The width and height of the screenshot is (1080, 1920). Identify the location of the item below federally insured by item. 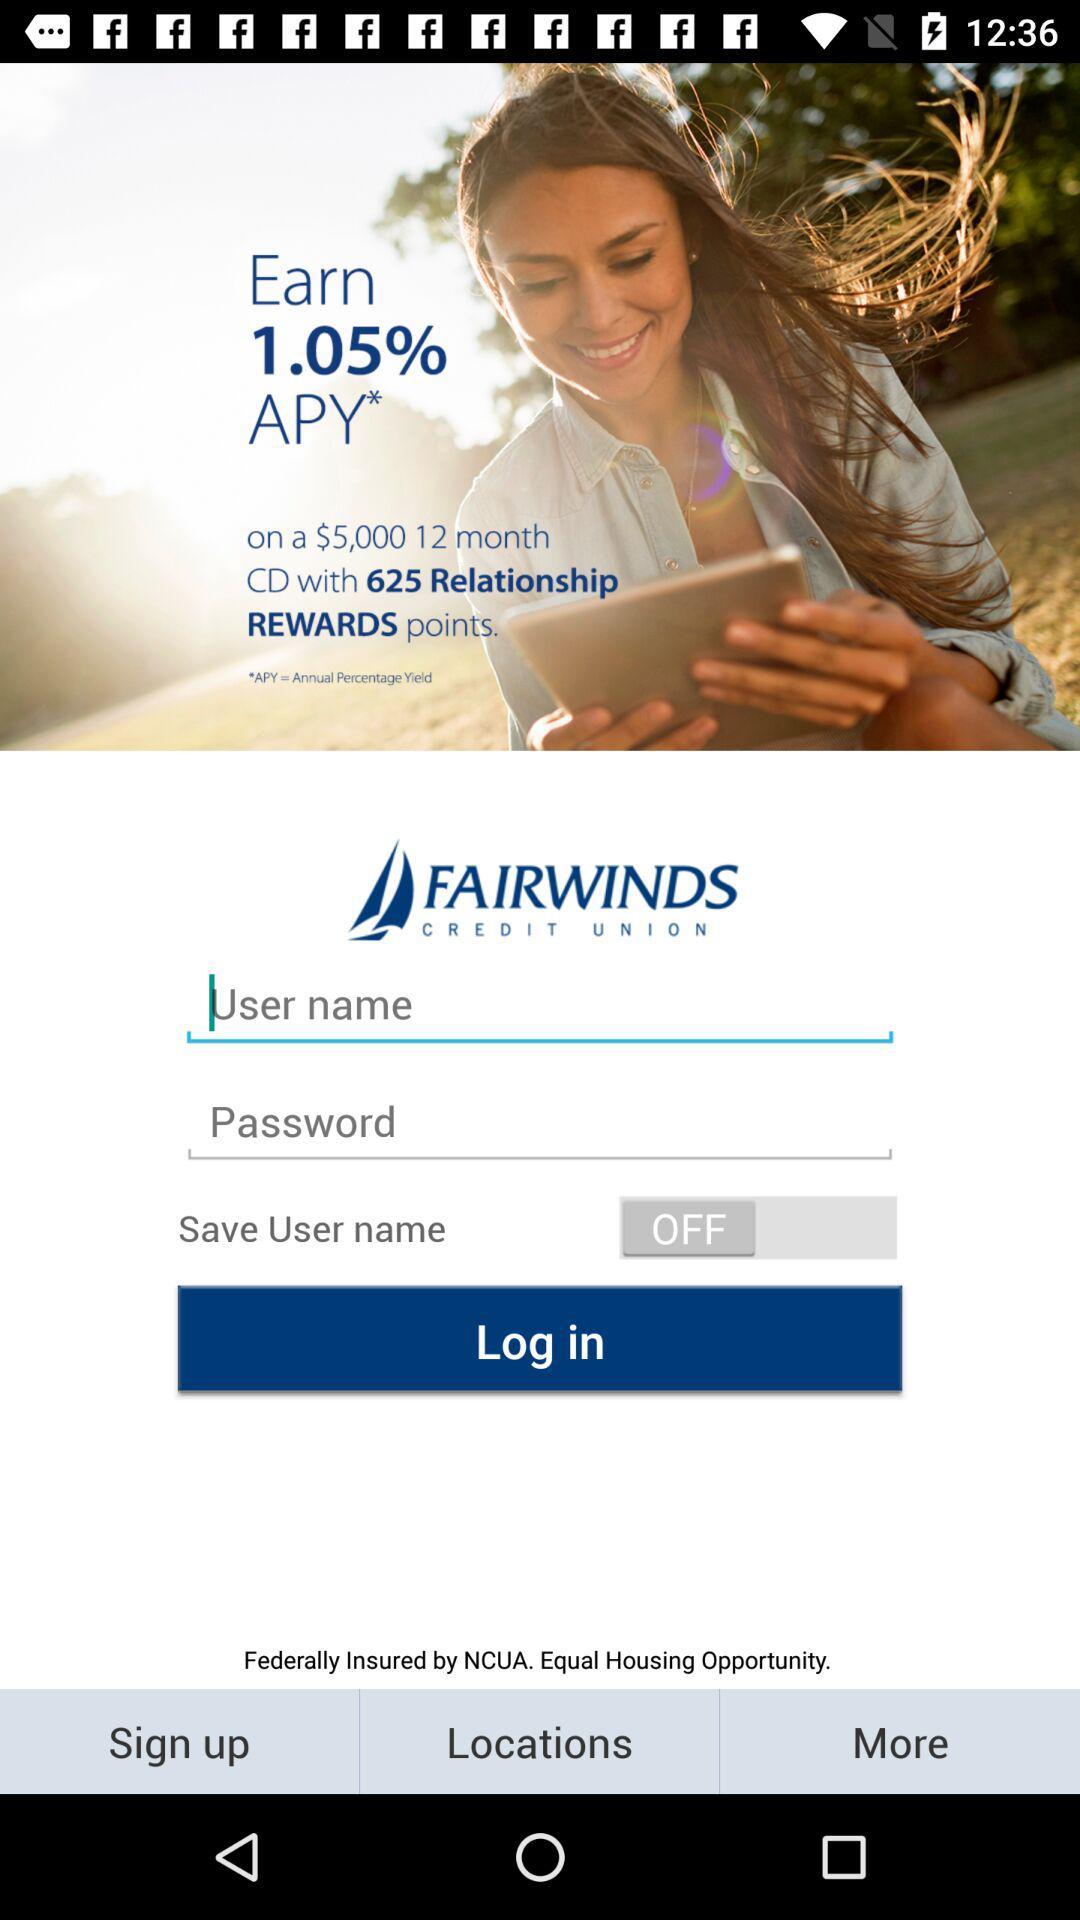
(178, 1740).